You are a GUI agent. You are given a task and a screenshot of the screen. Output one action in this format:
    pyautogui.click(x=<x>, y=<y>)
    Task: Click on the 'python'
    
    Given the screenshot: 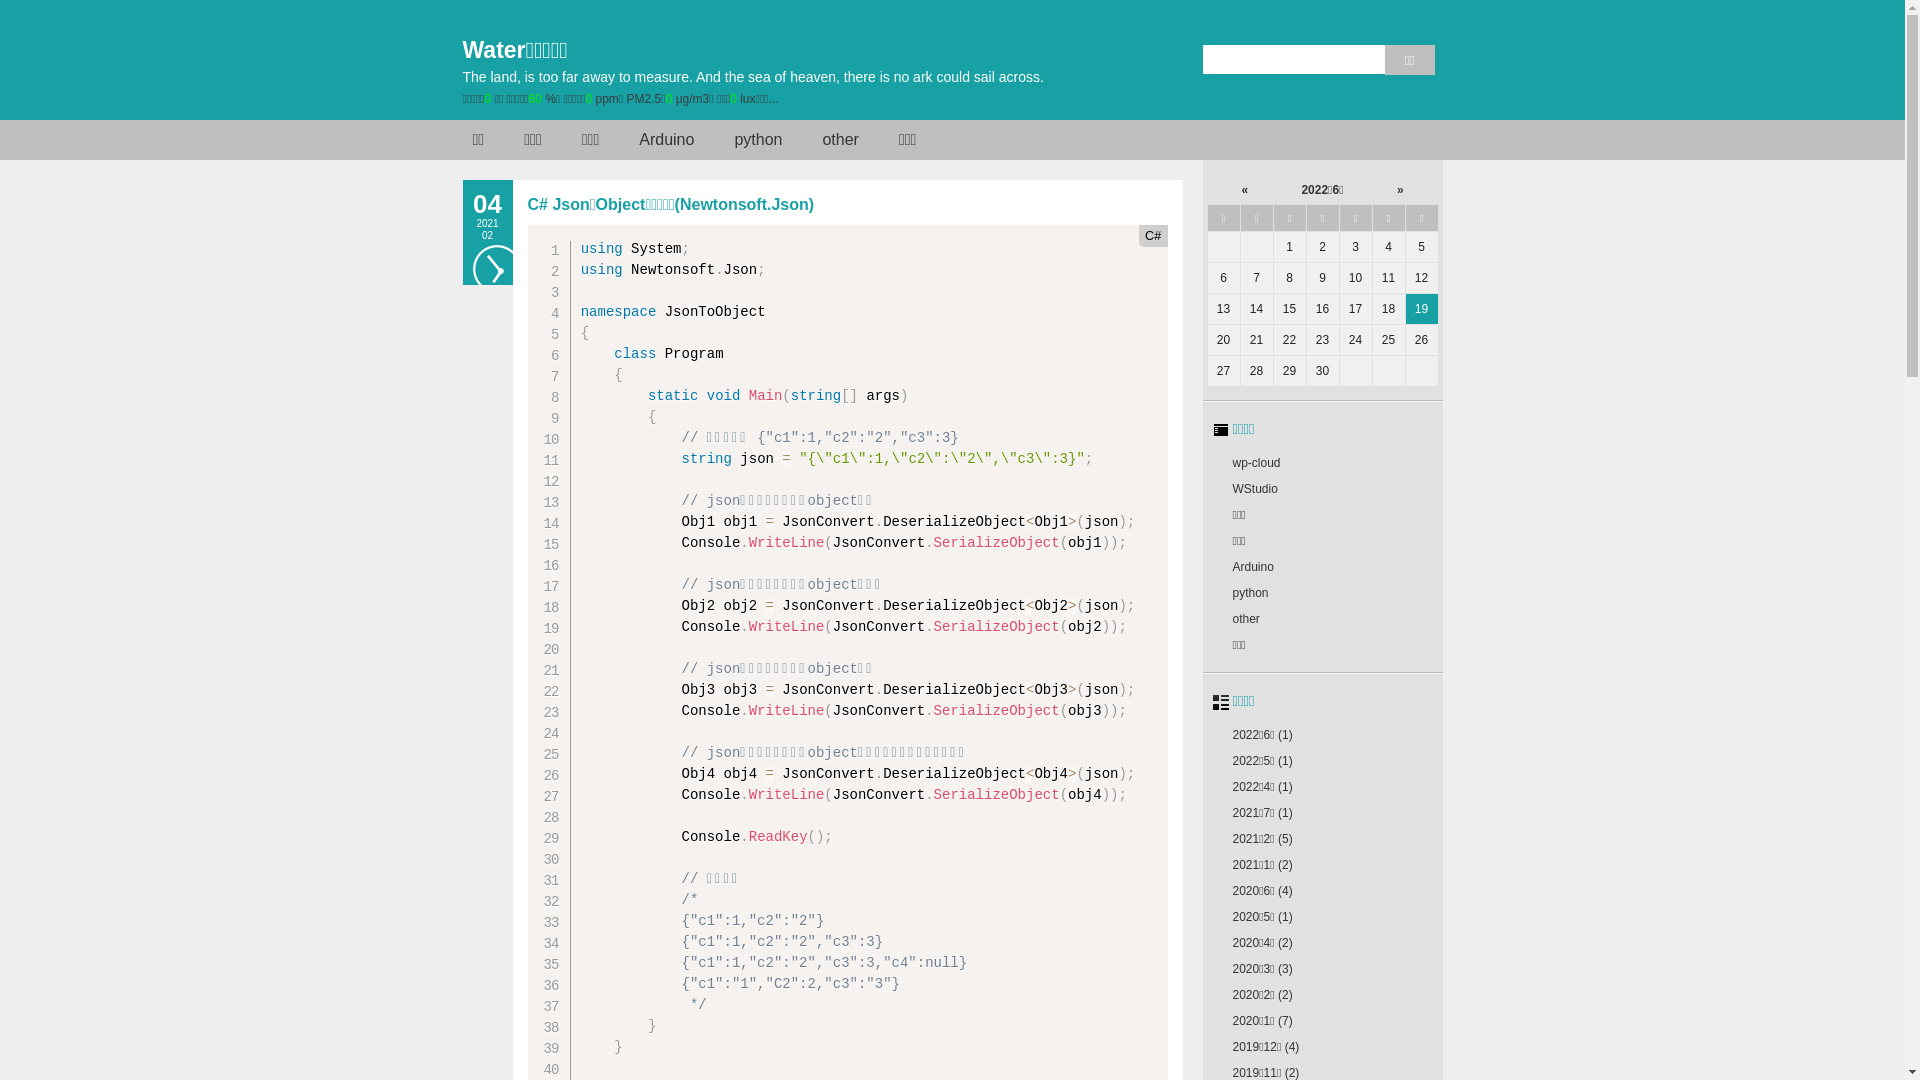 What is the action you would take?
    pyautogui.click(x=1248, y=592)
    